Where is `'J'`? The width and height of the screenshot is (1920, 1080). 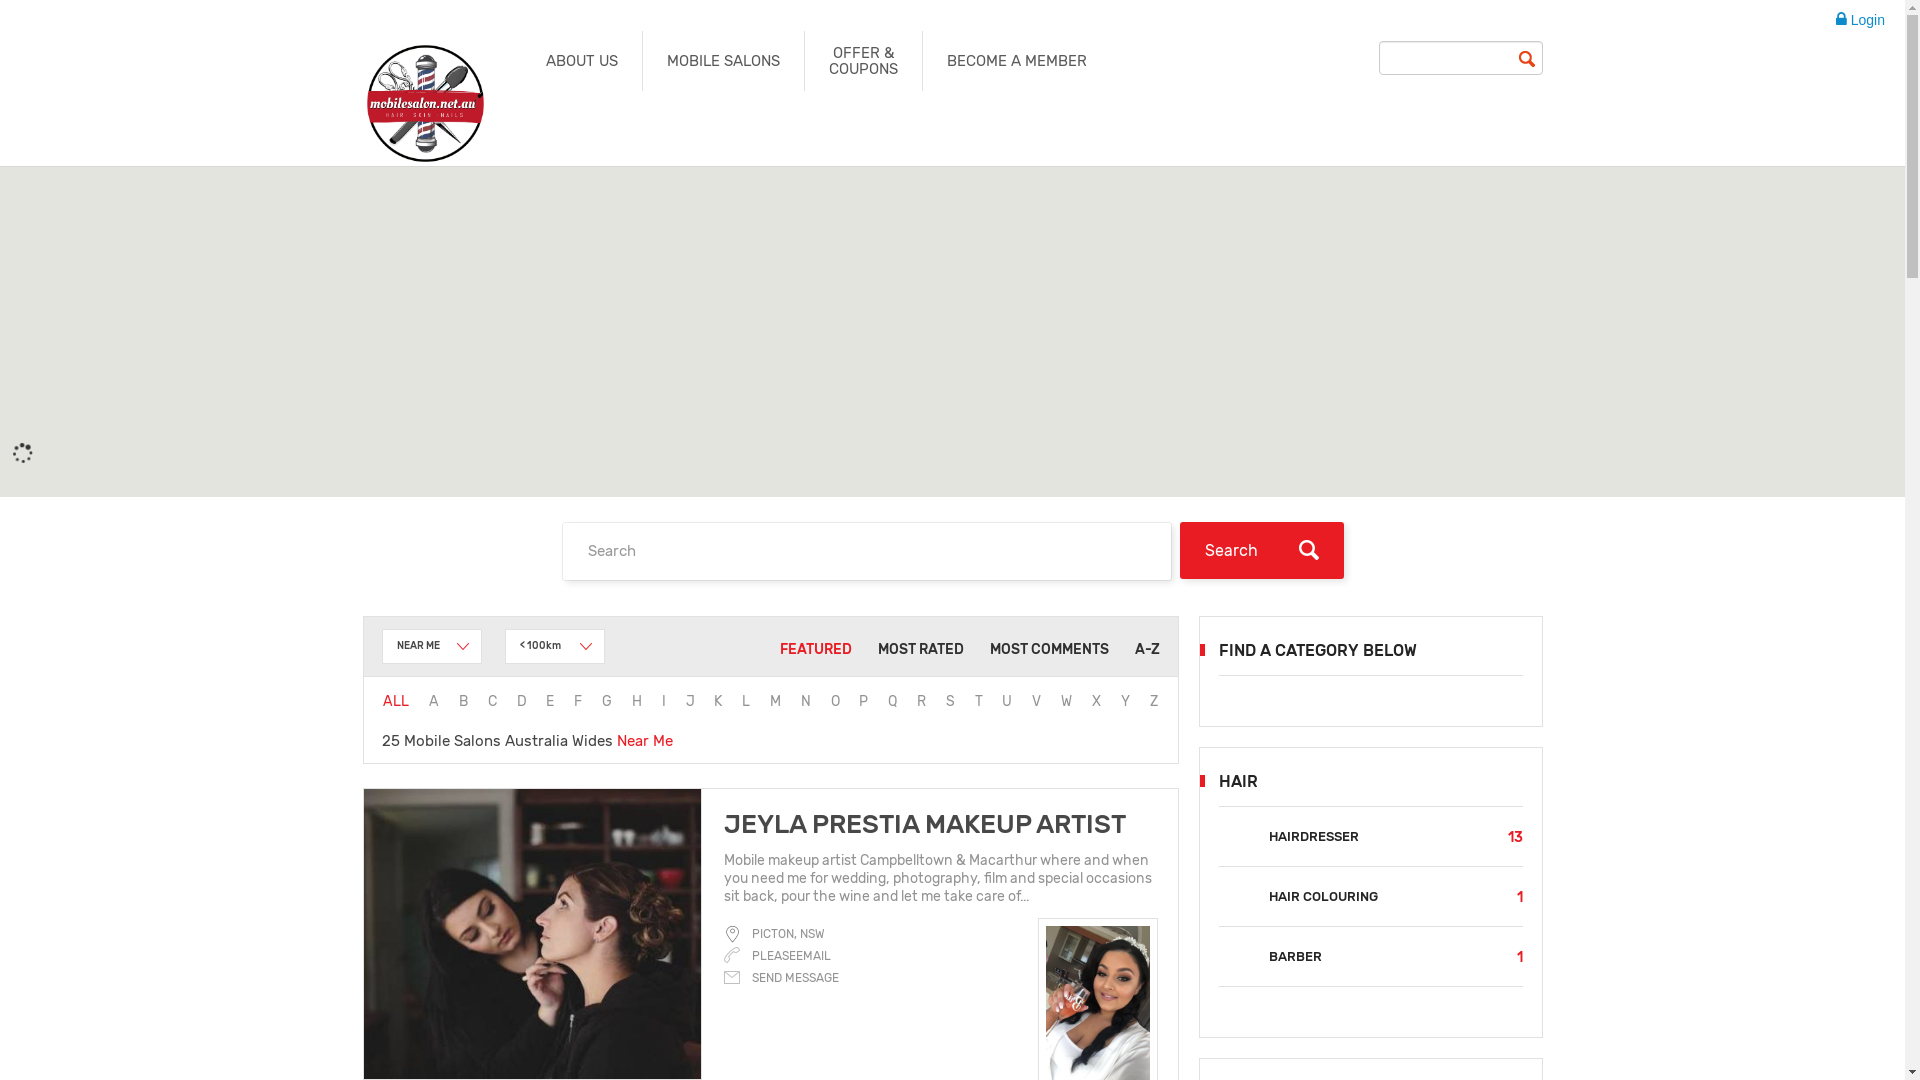
'J' is located at coordinates (690, 700).